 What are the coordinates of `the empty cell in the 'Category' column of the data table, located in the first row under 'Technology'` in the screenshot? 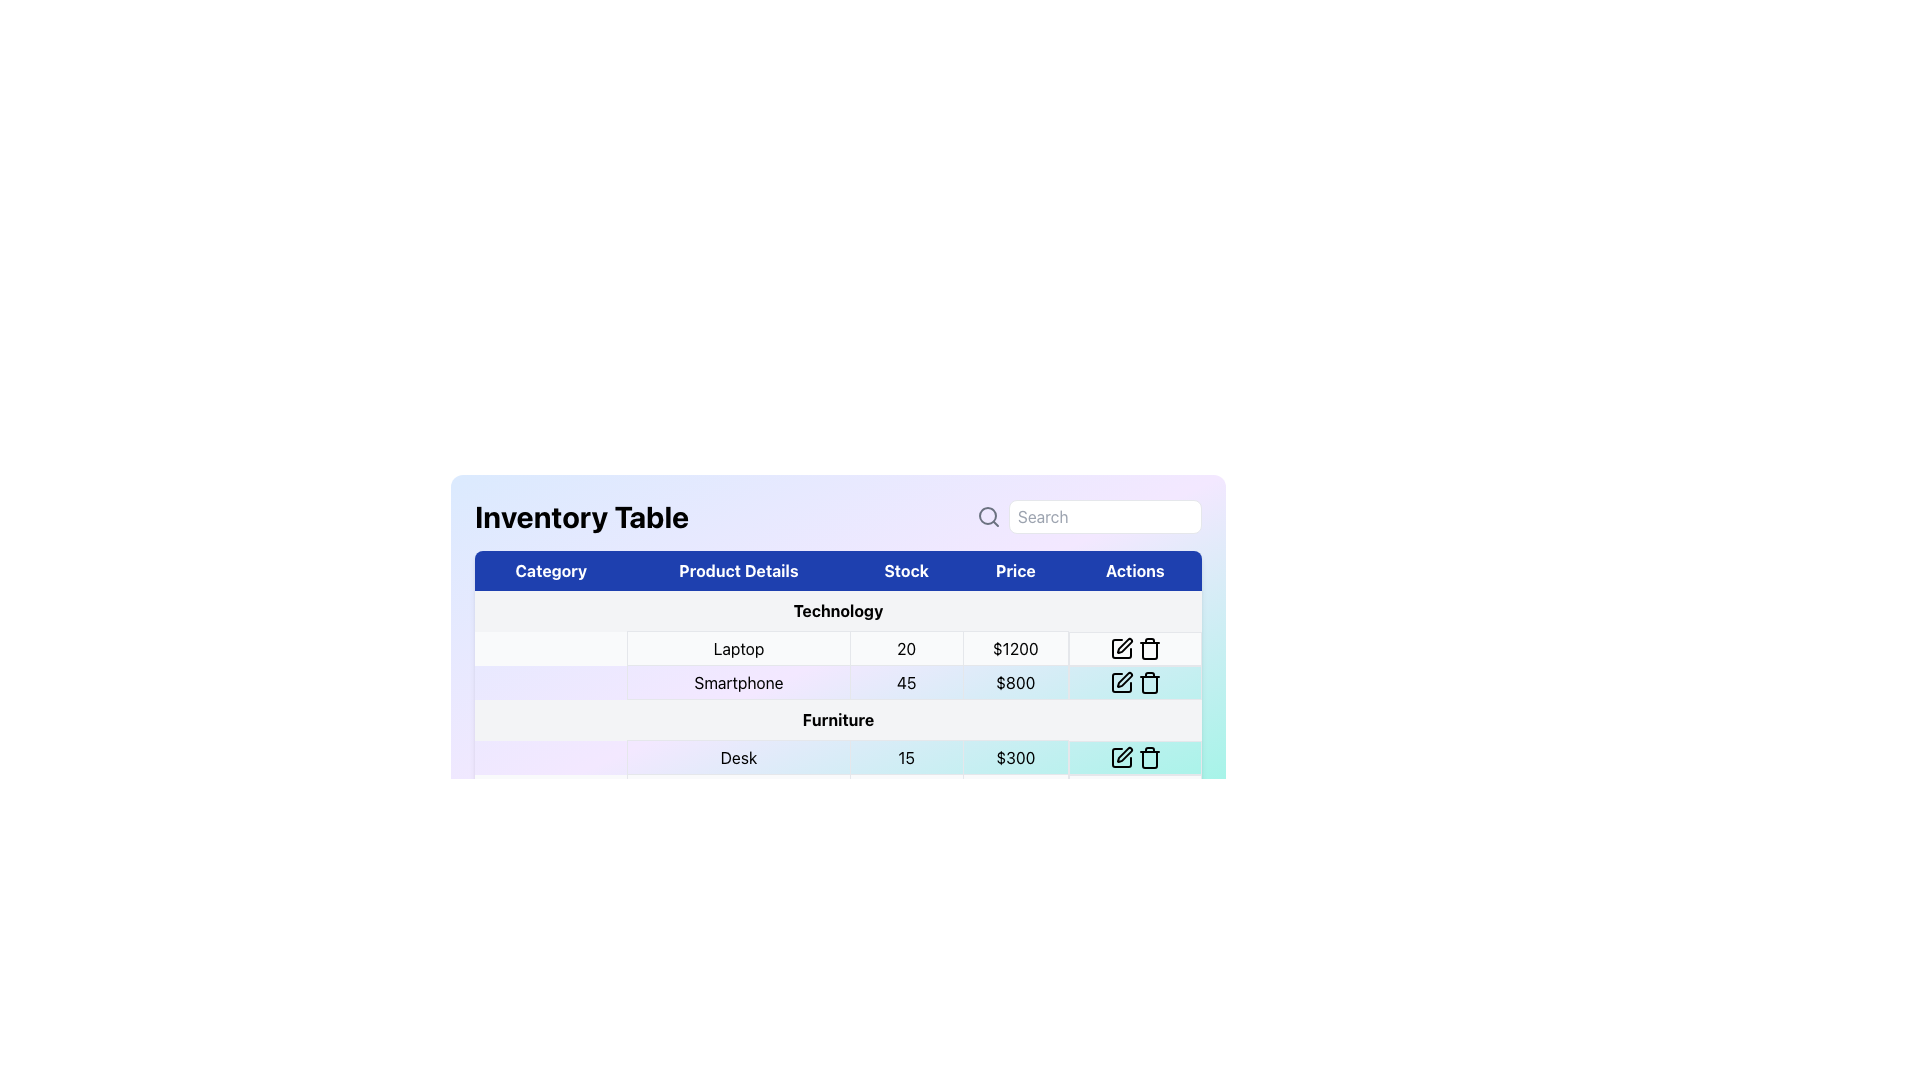 It's located at (551, 648).